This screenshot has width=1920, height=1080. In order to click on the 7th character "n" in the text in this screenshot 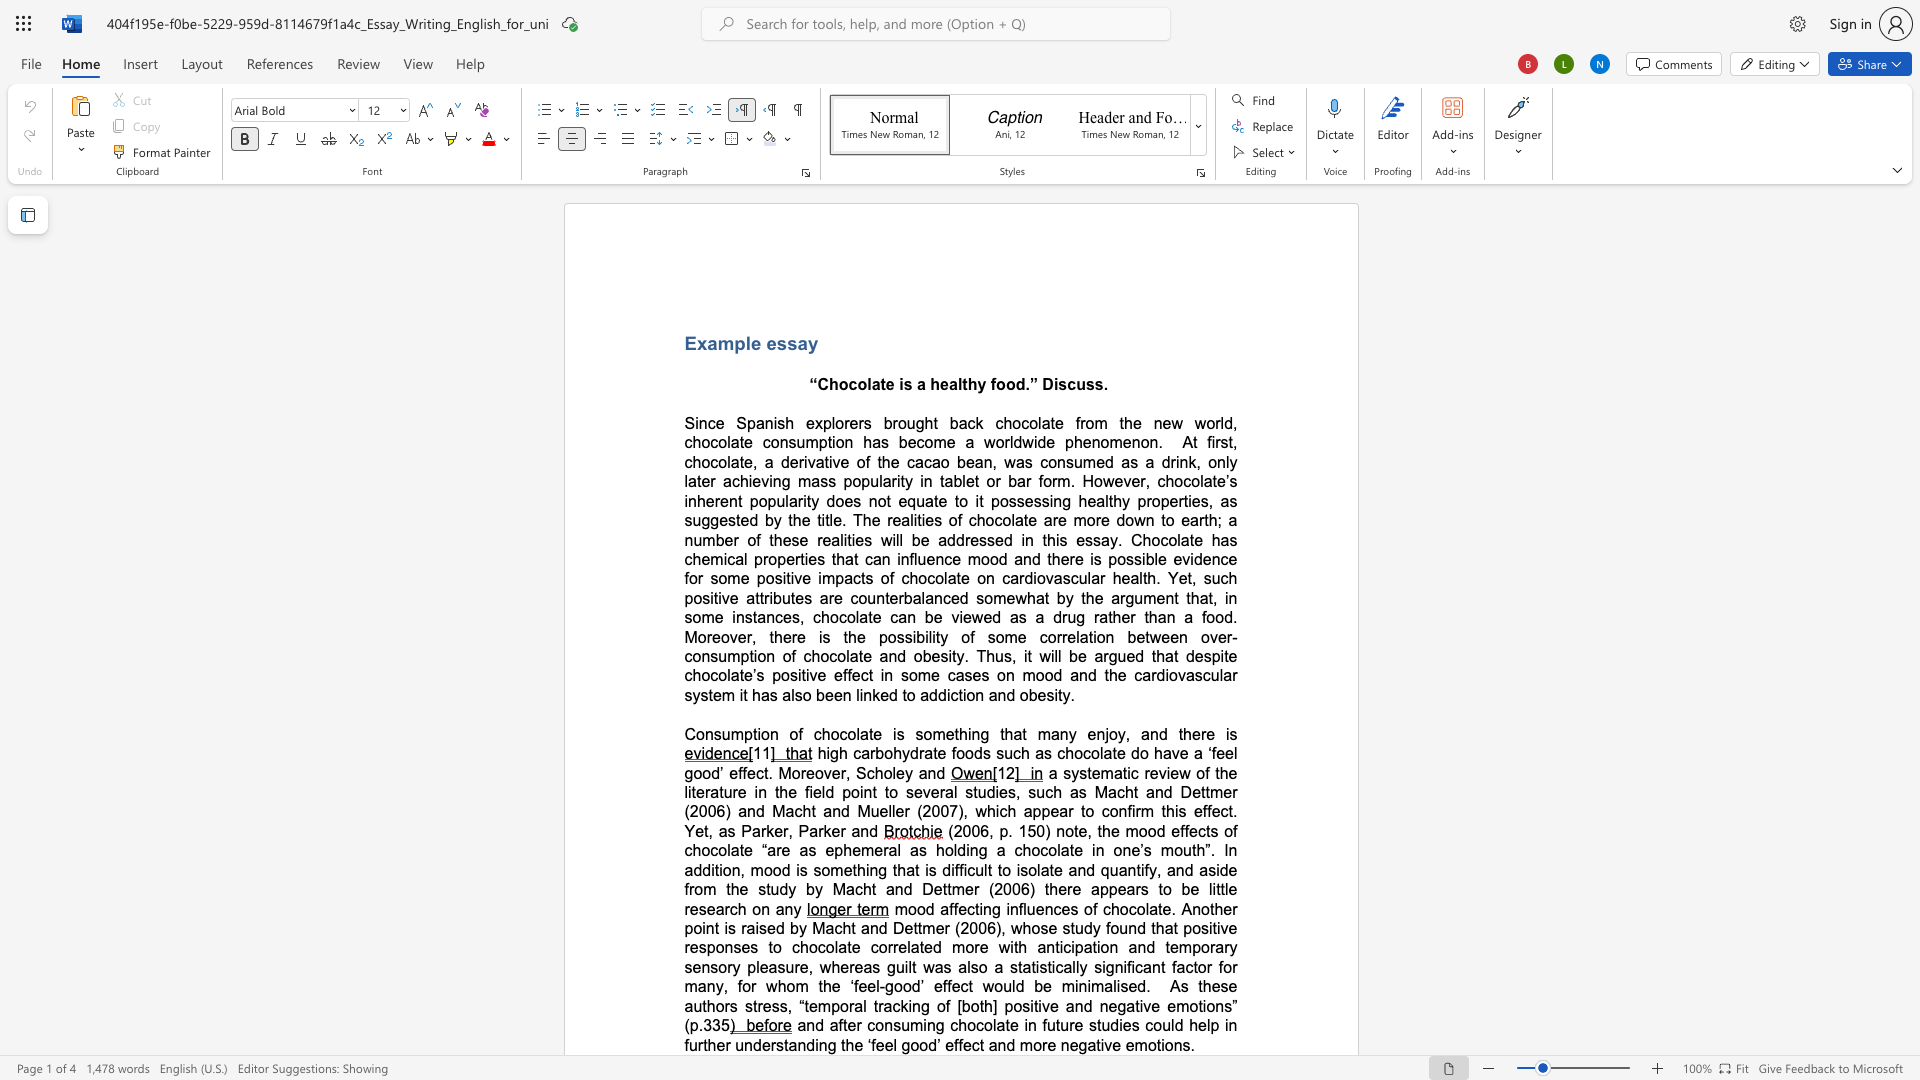, I will do `click(1108, 637)`.